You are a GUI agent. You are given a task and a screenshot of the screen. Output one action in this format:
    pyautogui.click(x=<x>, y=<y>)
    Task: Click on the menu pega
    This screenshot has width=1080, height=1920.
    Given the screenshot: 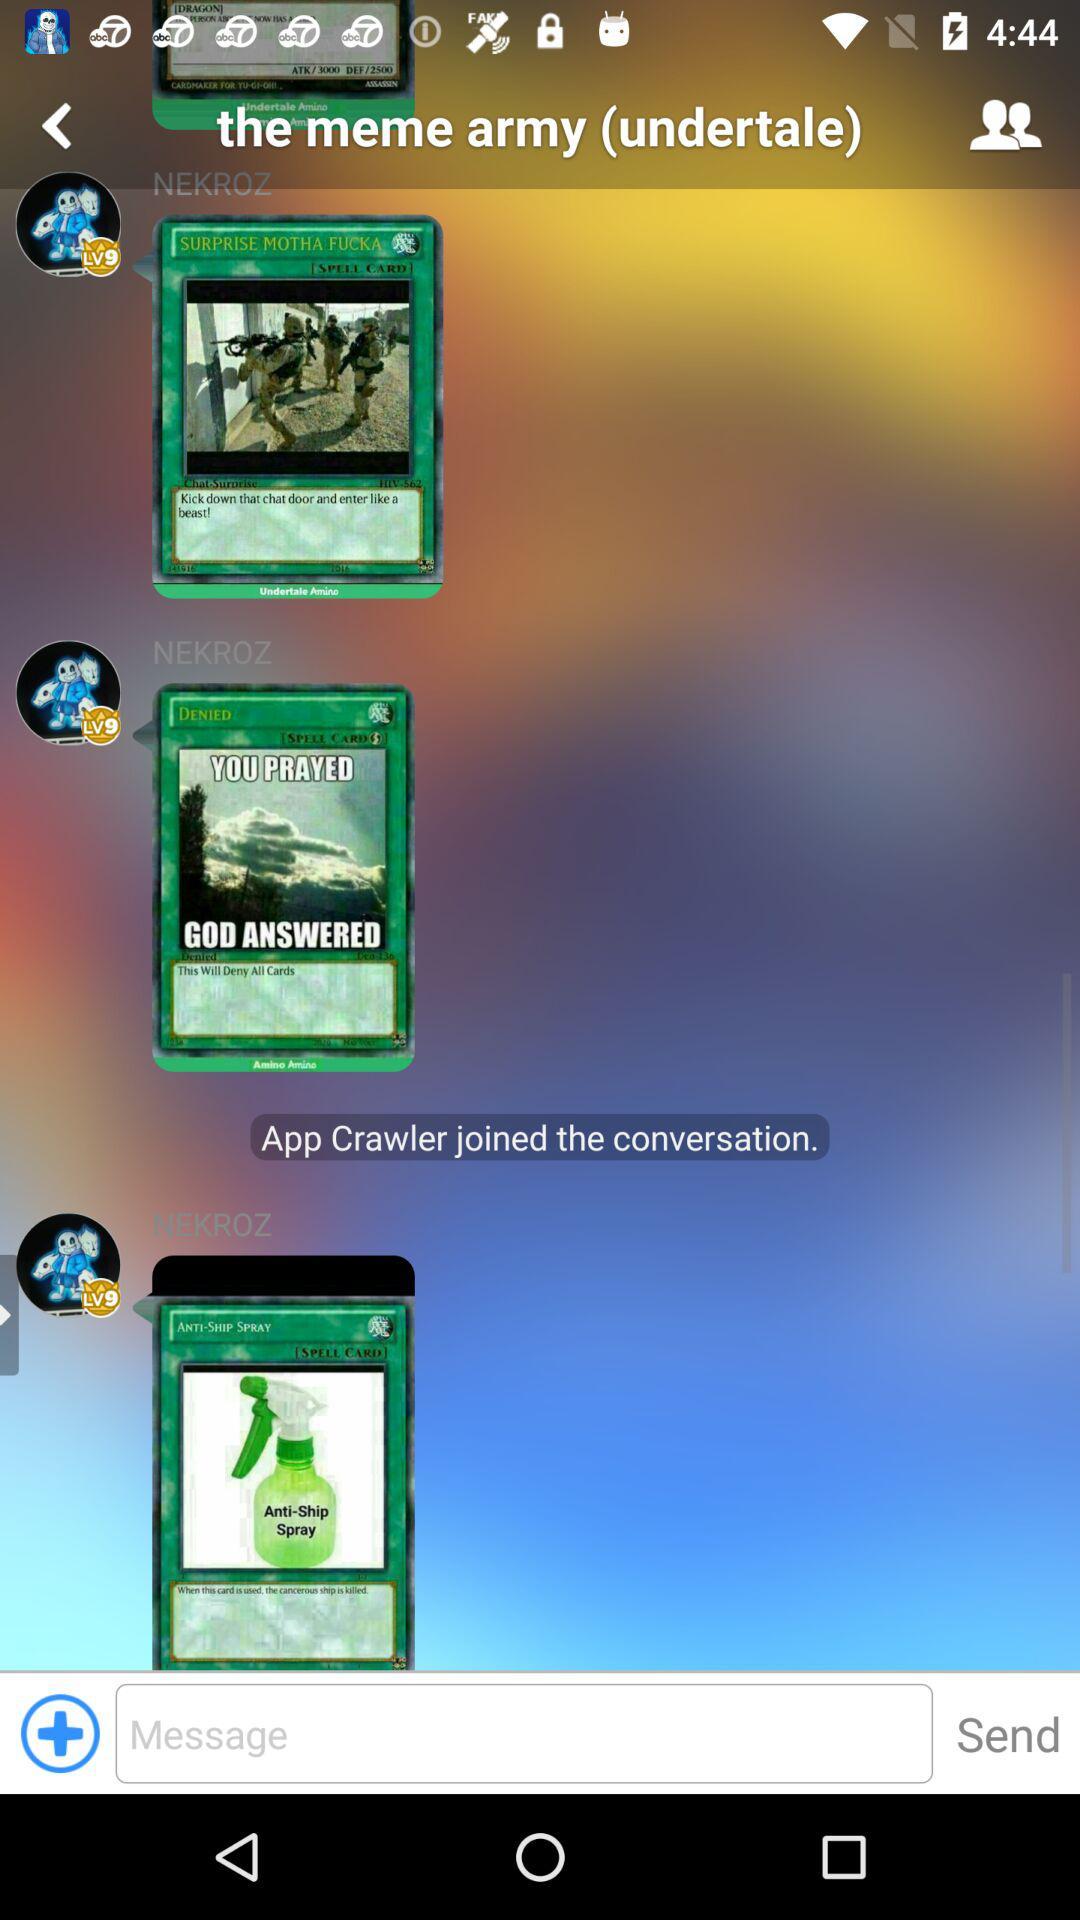 What is the action you would take?
    pyautogui.click(x=67, y=224)
    